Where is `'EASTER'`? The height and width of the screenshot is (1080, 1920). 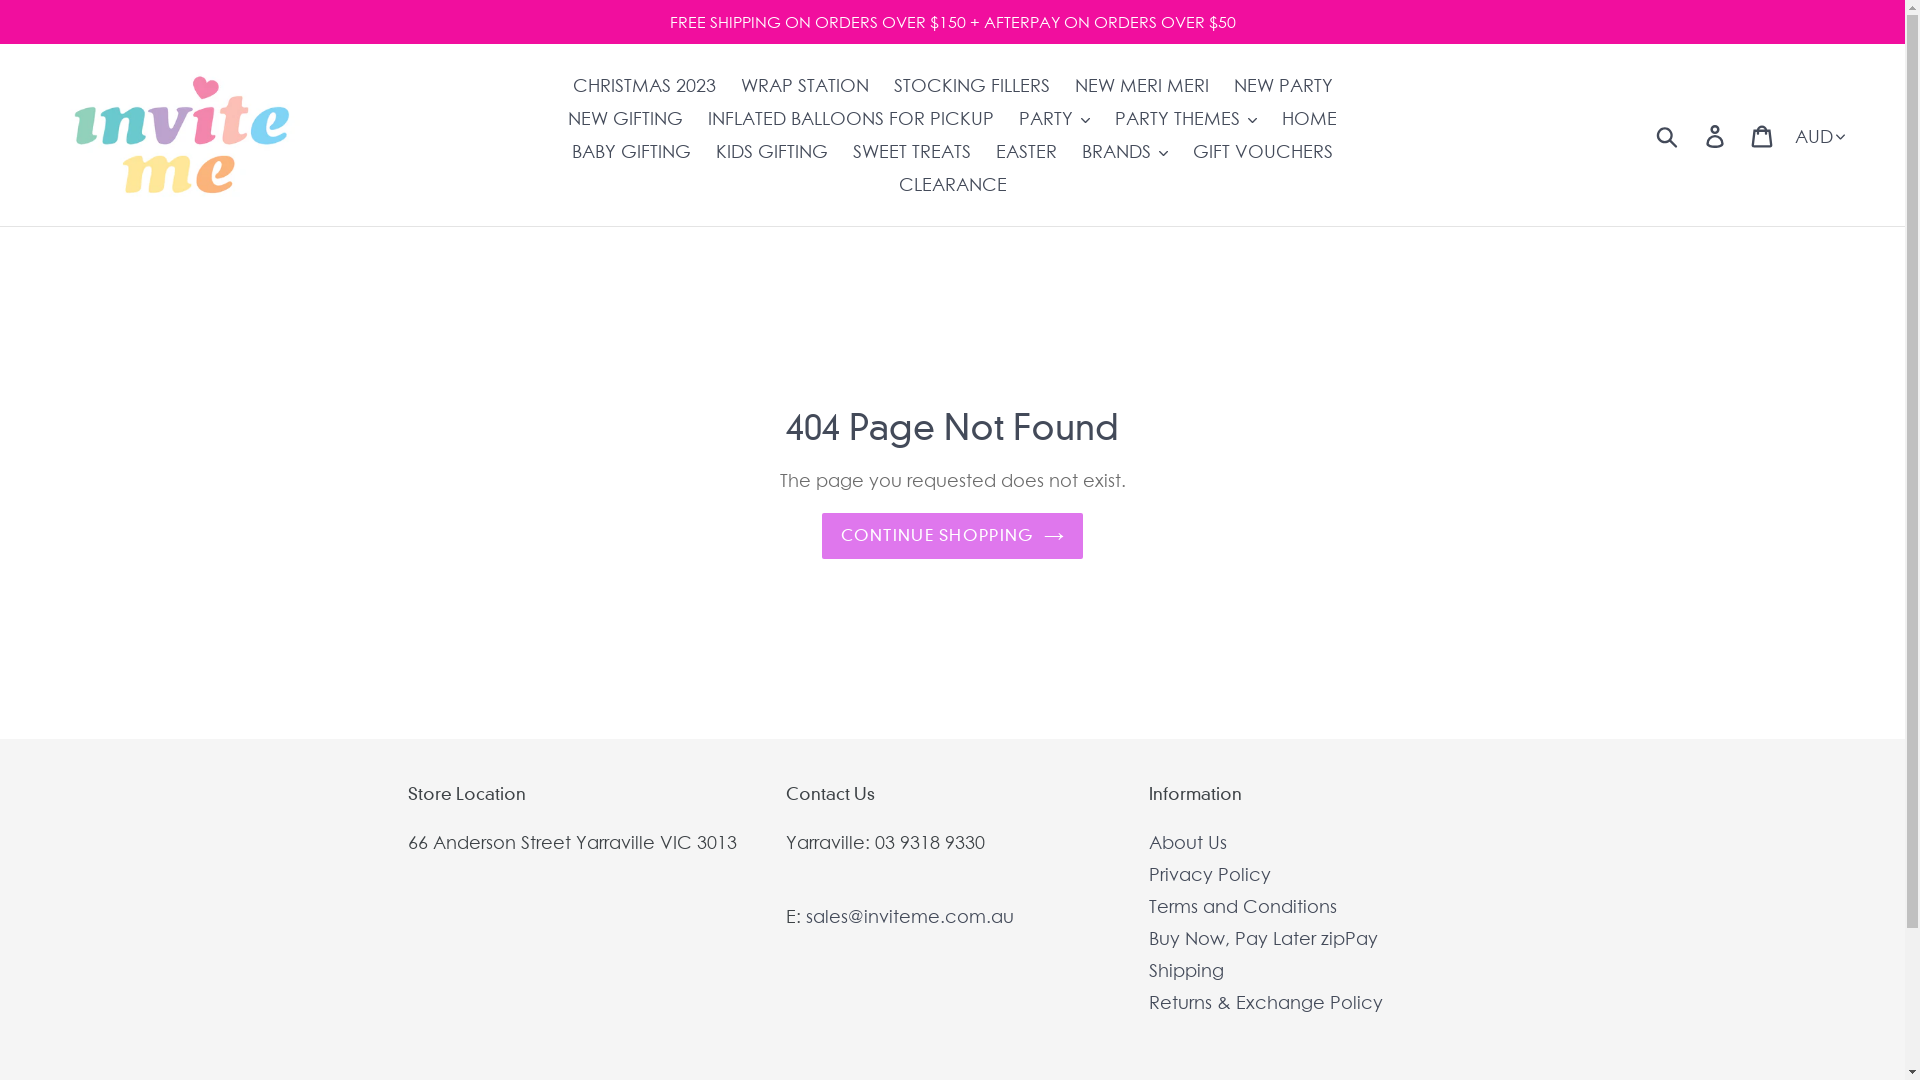
'EASTER' is located at coordinates (1026, 150).